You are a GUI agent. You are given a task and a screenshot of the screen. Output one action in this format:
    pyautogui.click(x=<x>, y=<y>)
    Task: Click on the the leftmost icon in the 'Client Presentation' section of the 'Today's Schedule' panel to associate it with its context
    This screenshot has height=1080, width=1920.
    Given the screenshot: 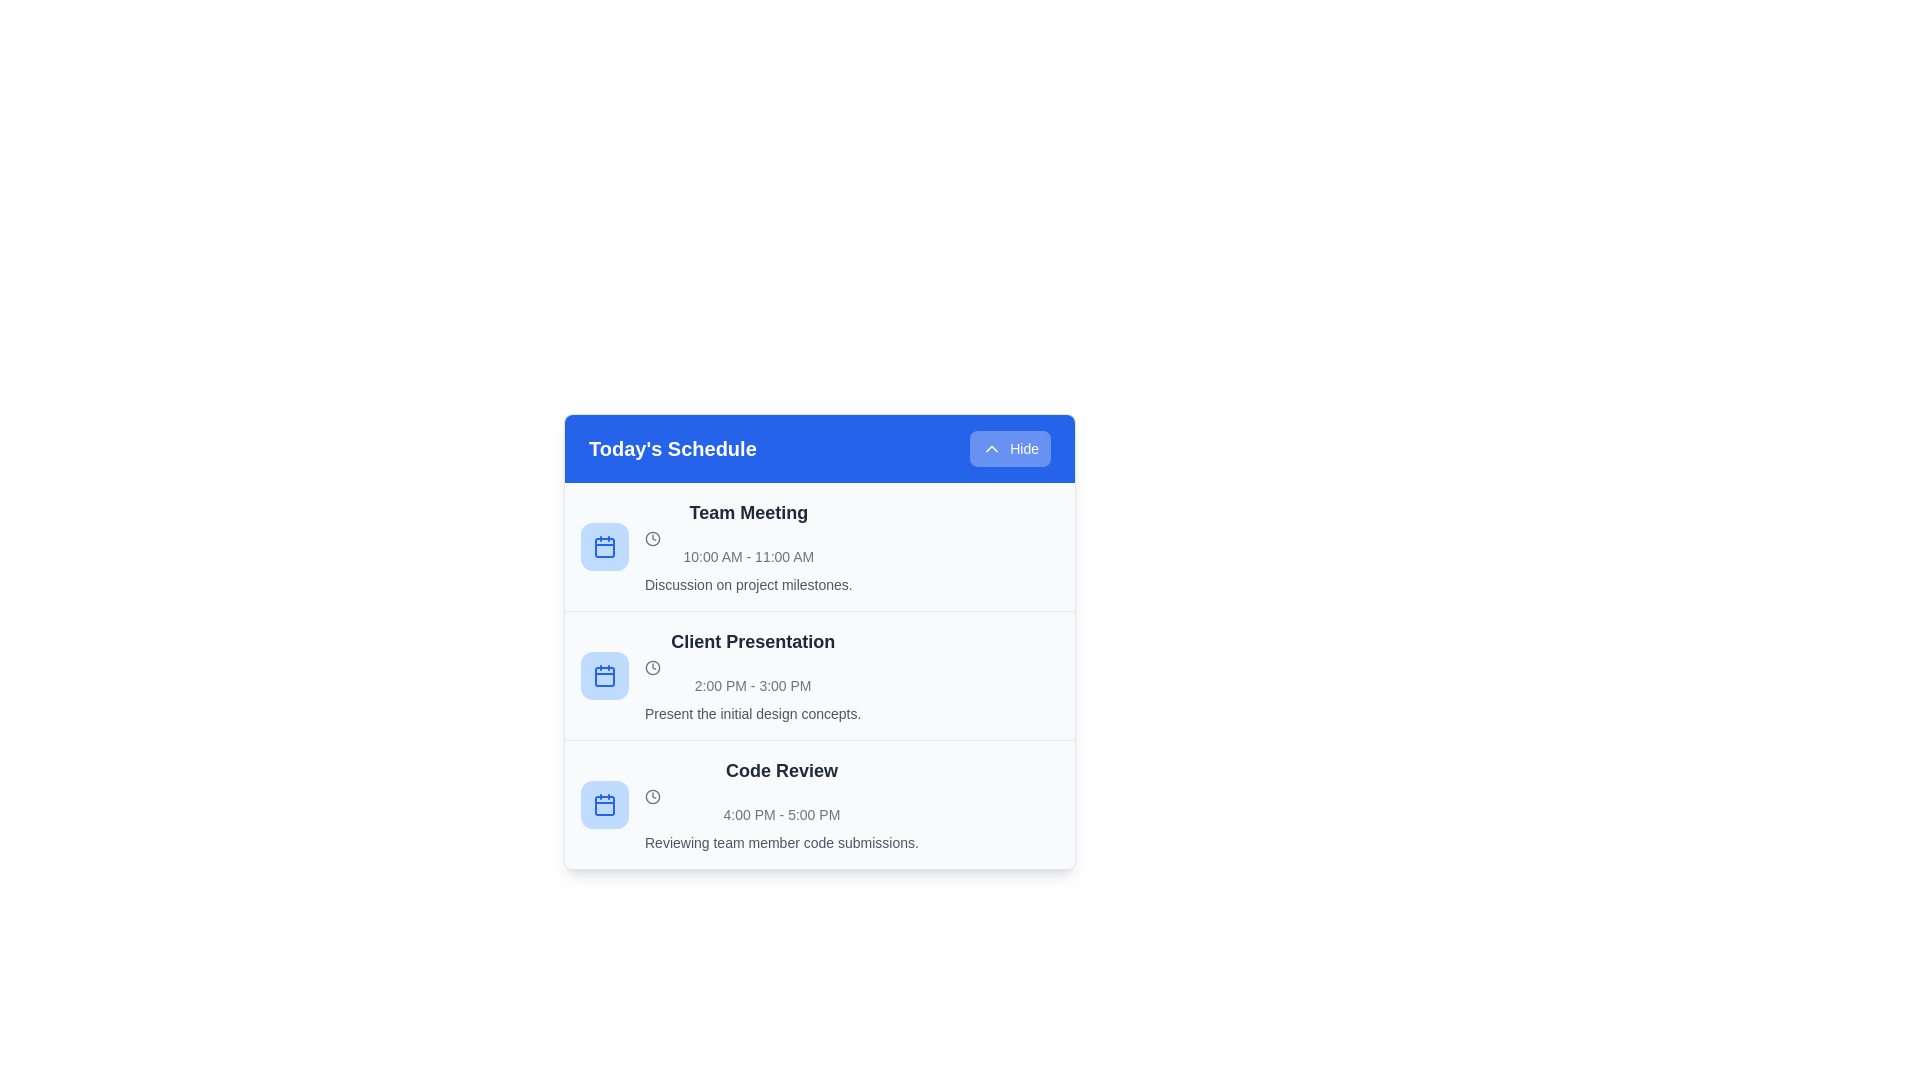 What is the action you would take?
    pyautogui.click(x=603, y=675)
    